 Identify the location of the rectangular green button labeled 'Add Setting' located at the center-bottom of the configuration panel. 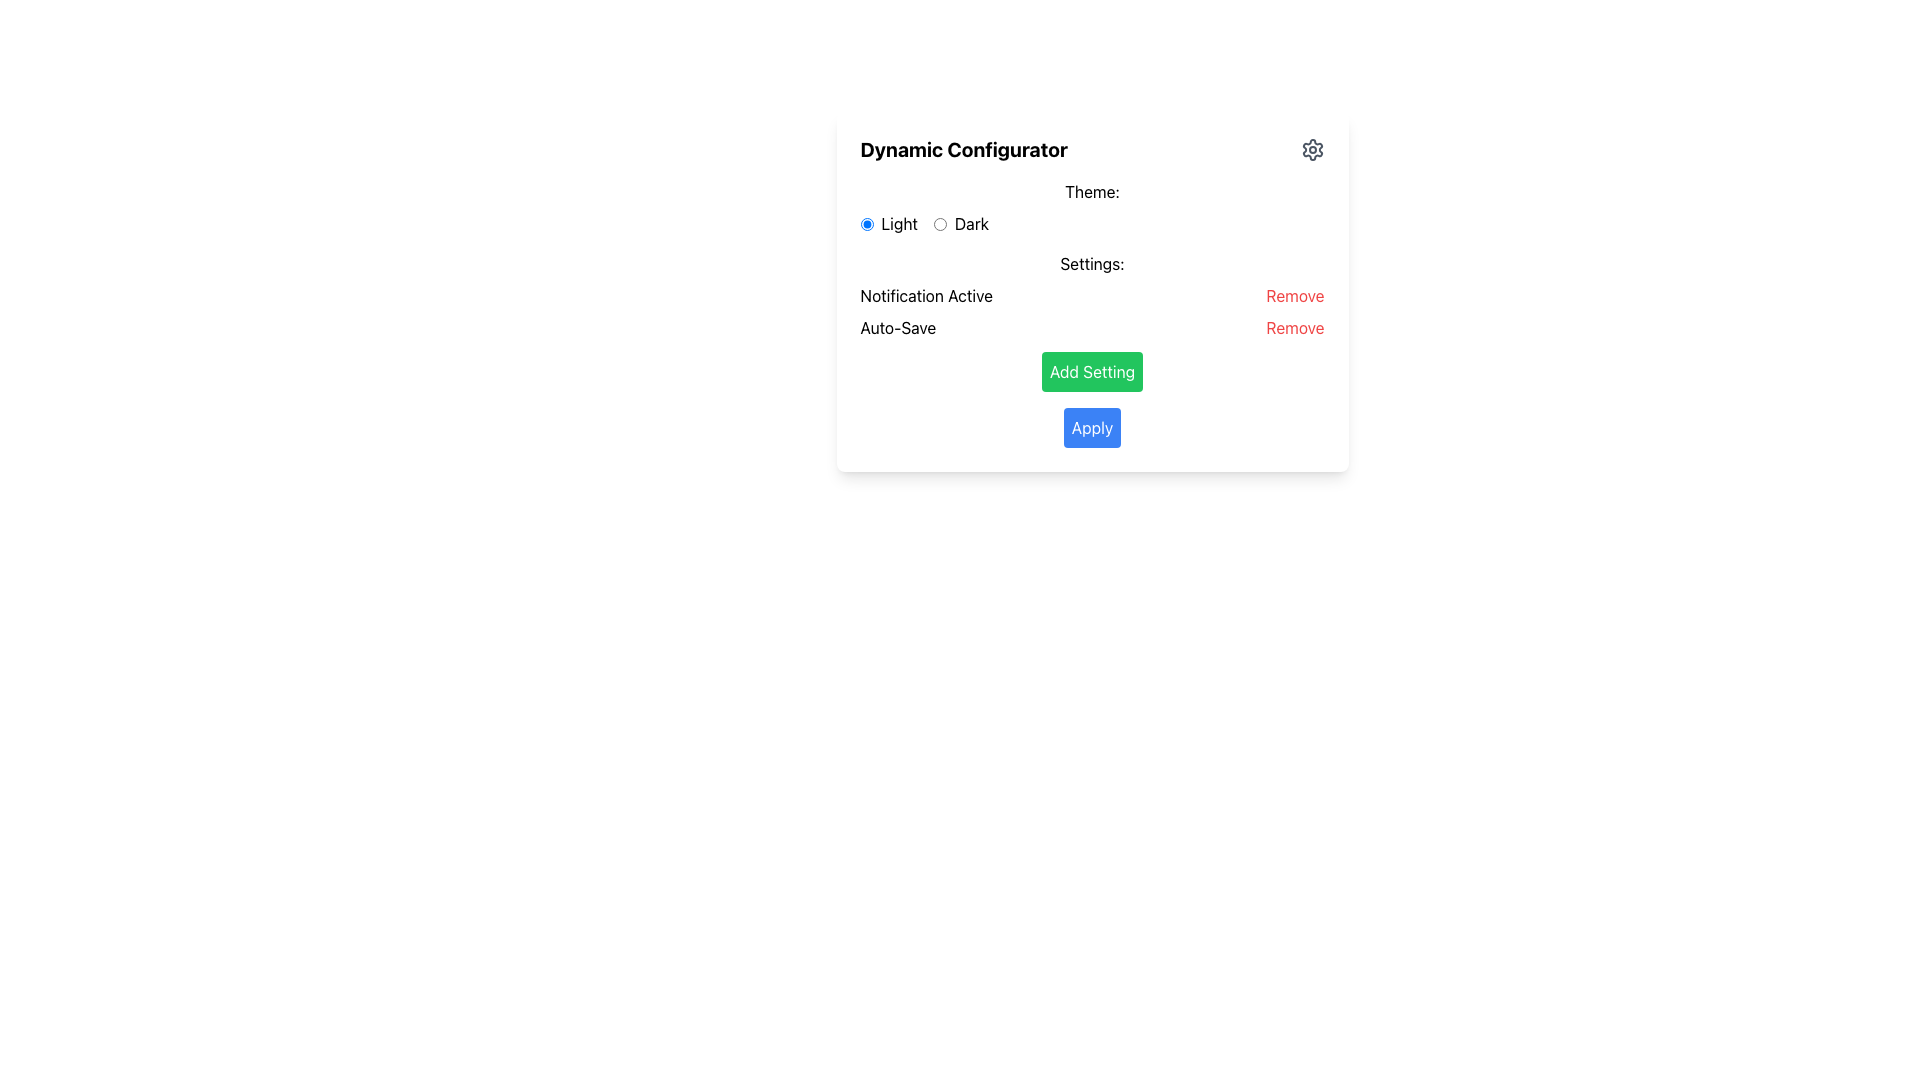
(1091, 371).